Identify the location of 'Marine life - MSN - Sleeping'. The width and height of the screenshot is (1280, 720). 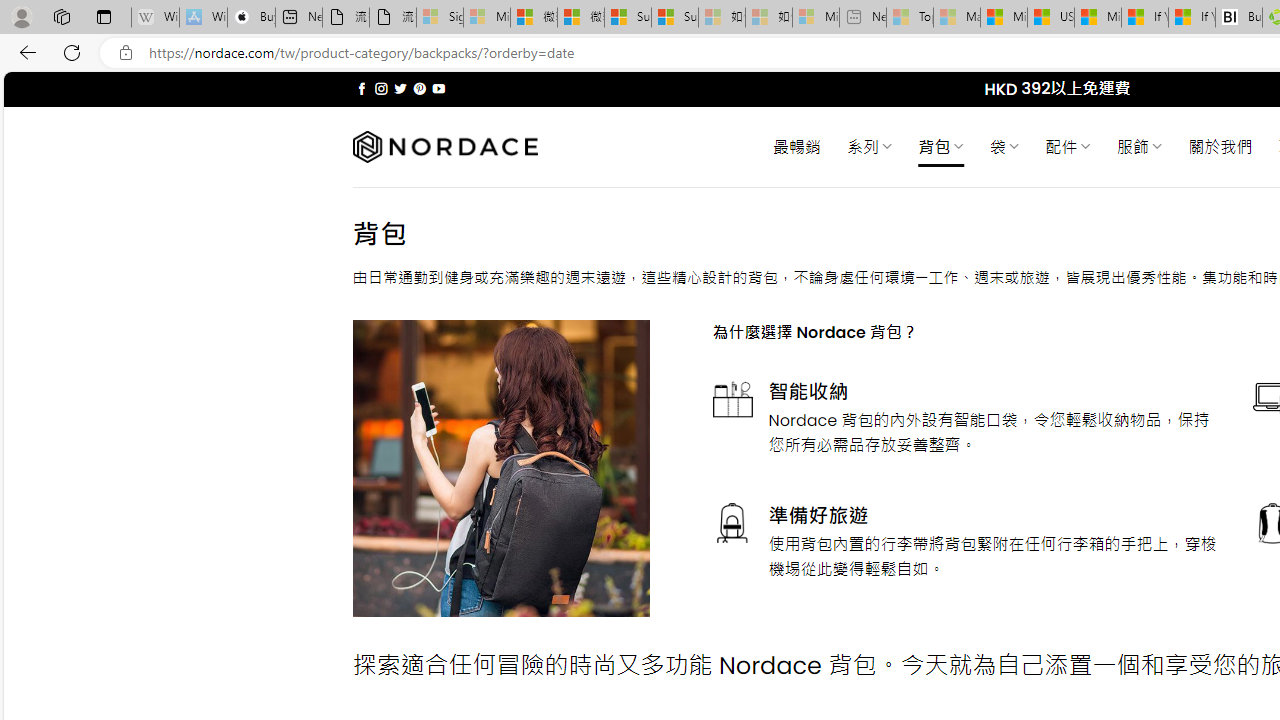
(956, 17).